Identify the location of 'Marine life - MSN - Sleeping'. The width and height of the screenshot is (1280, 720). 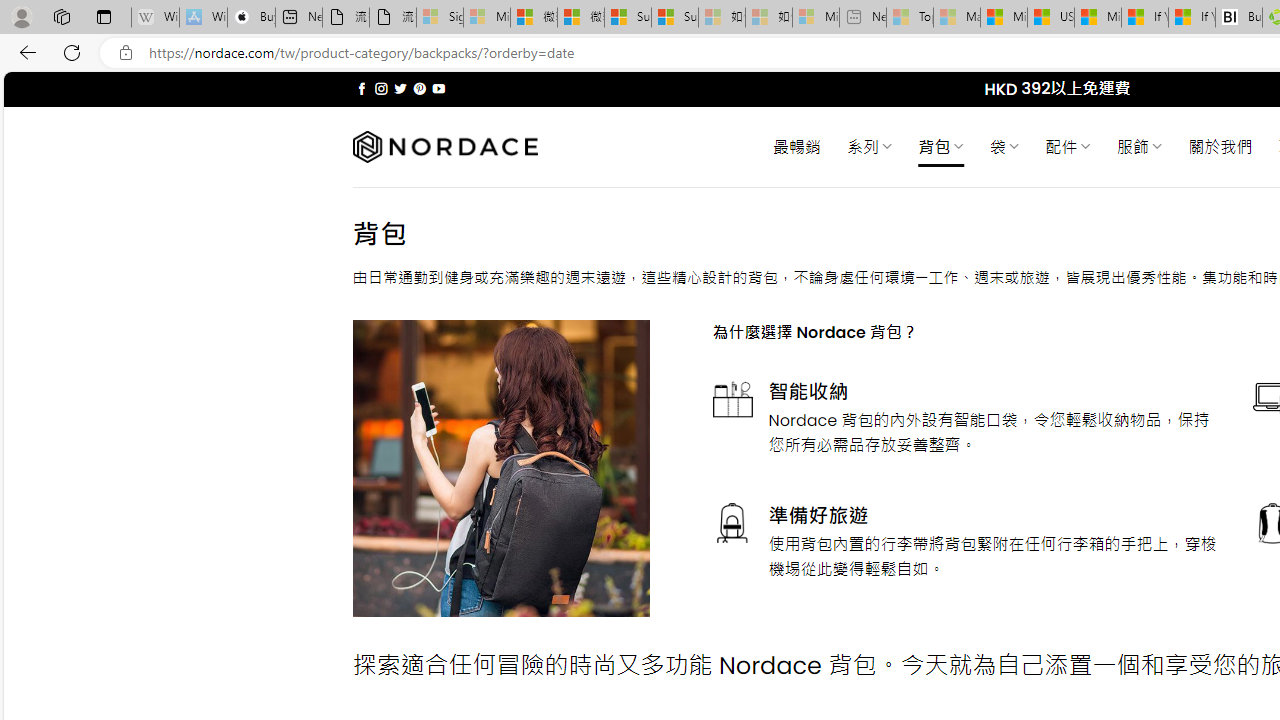
(956, 17).